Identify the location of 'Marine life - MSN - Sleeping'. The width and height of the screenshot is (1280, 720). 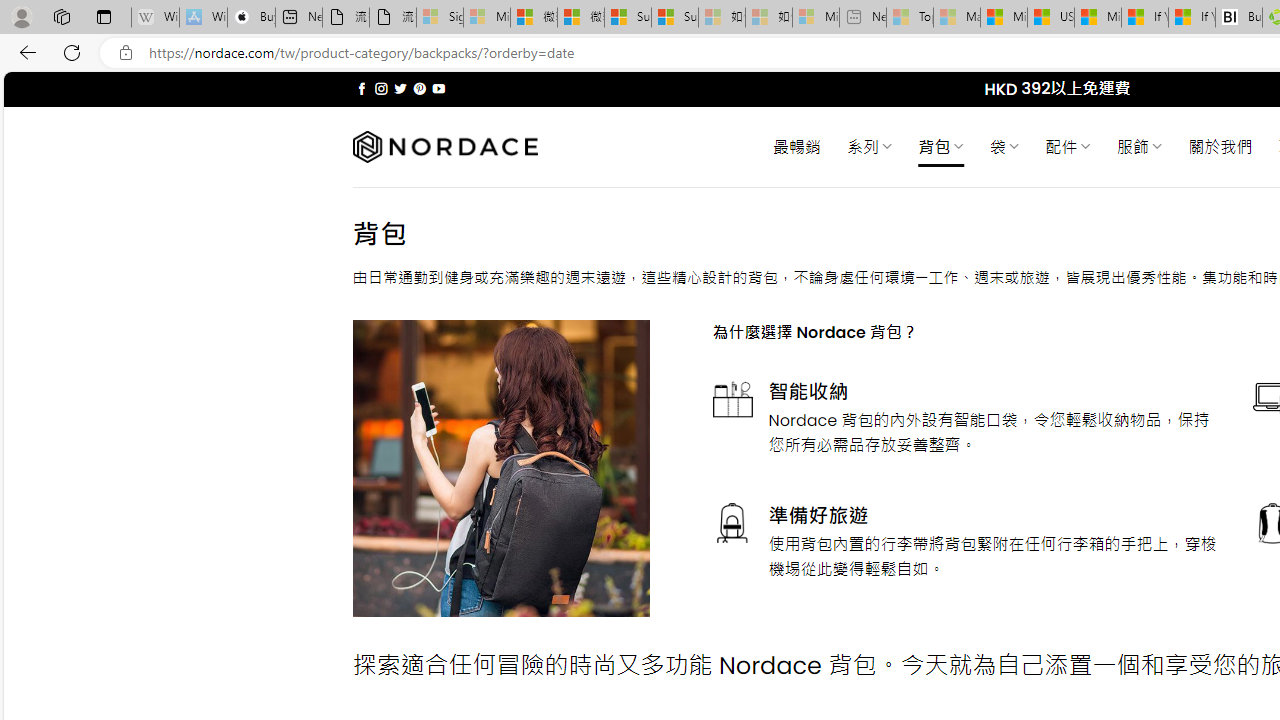
(956, 17).